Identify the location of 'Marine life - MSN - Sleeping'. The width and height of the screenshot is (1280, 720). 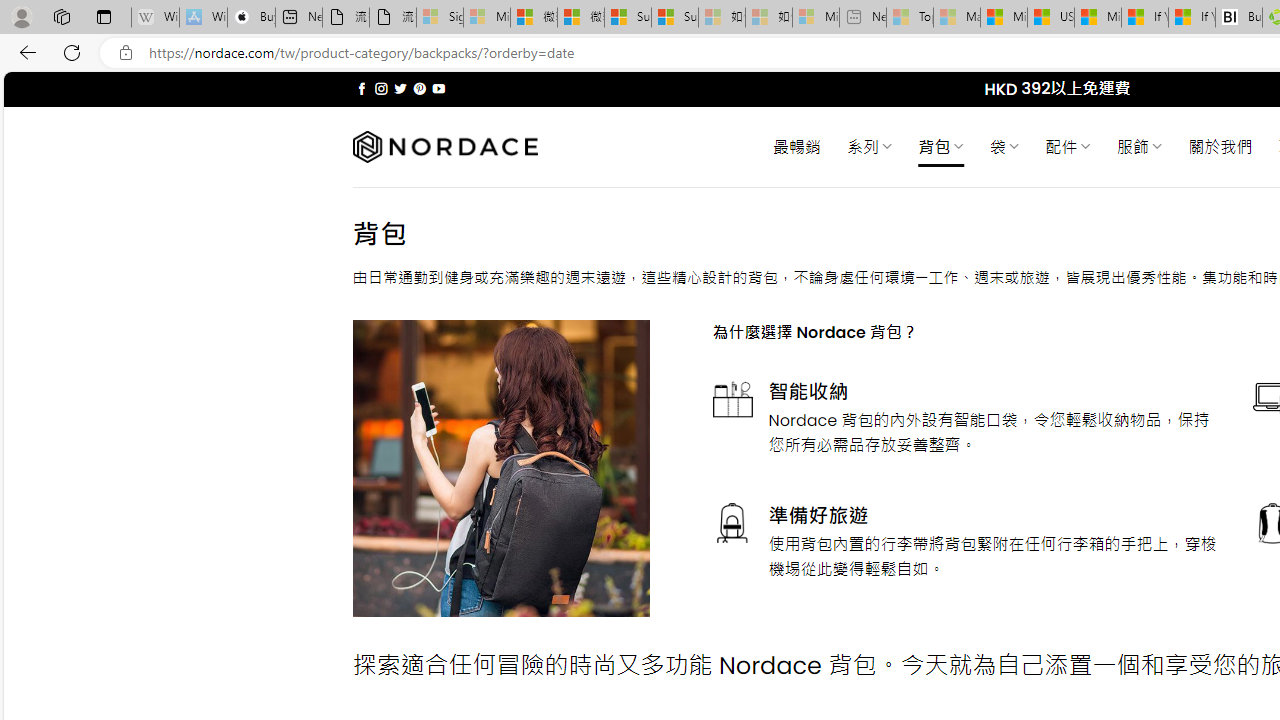
(956, 17).